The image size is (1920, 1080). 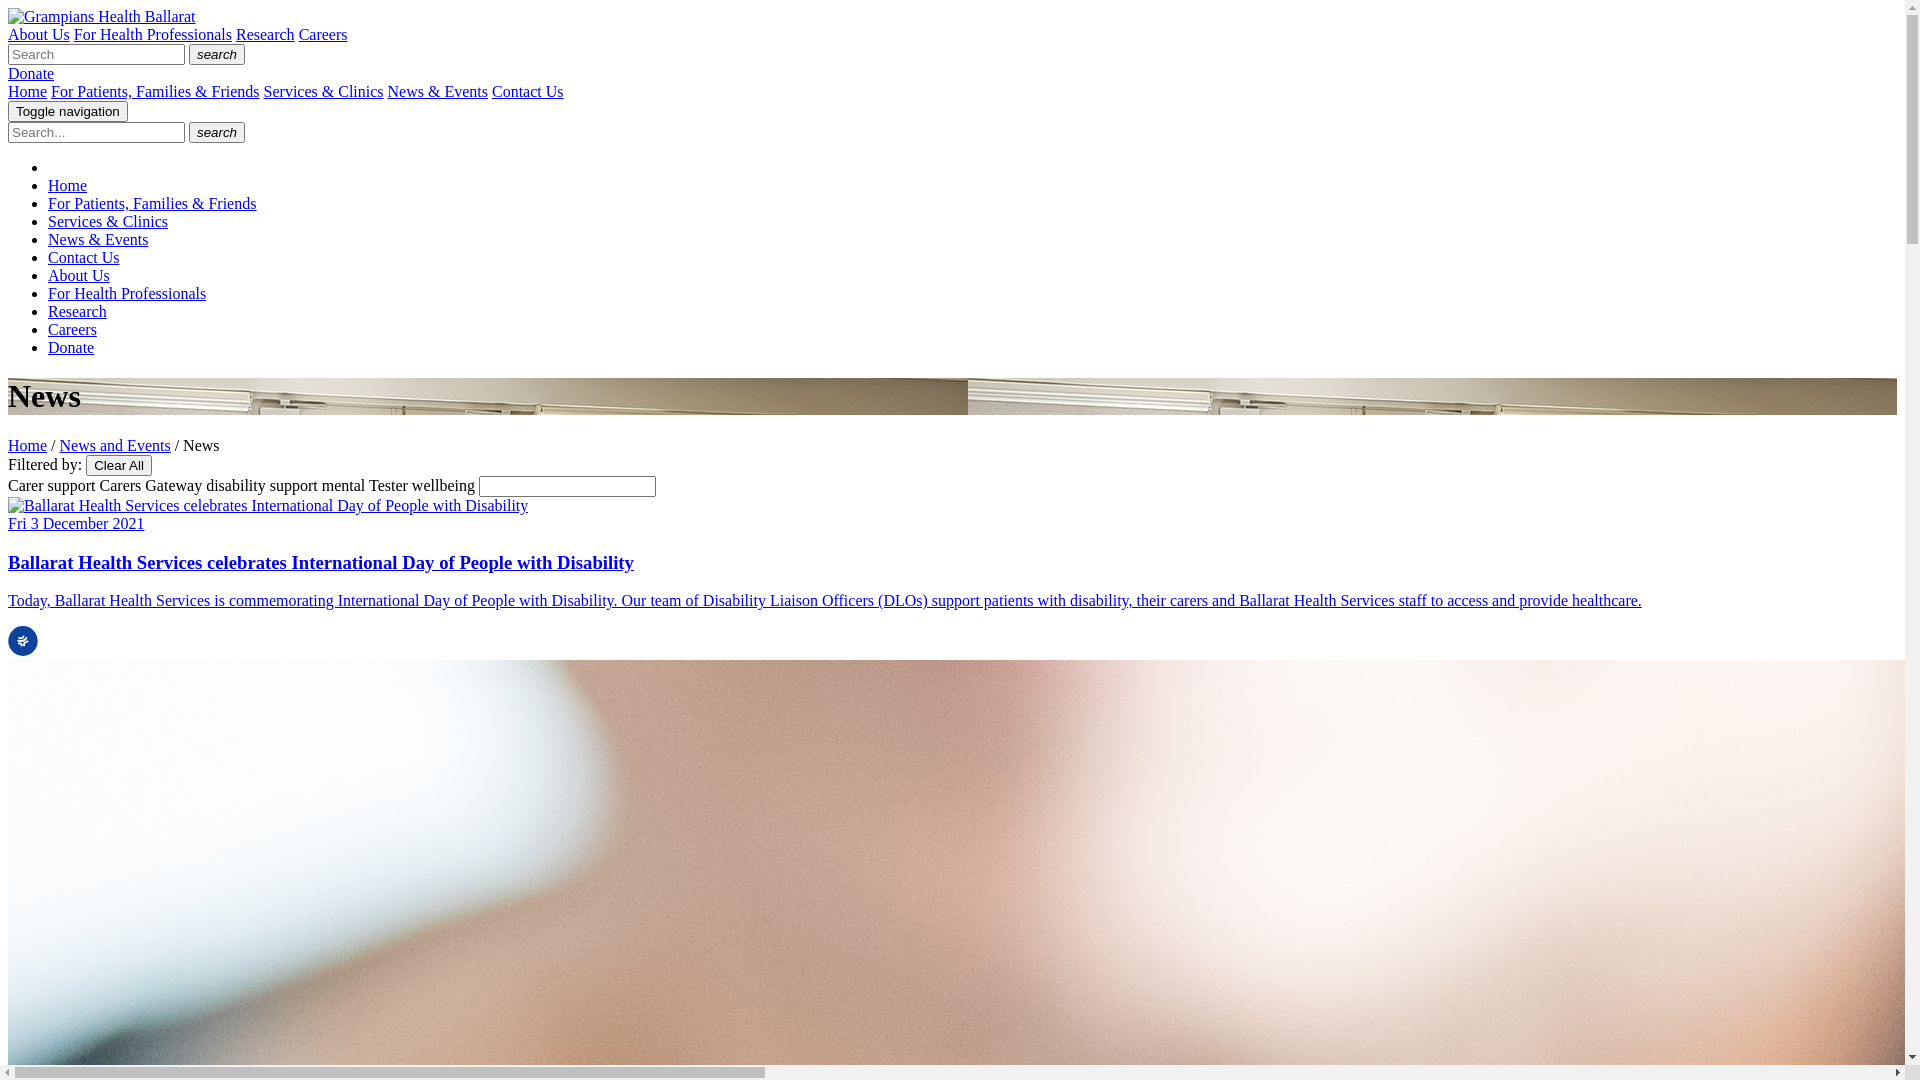 I want to click on 'Services & Clinics', so click(x=263, y=91).